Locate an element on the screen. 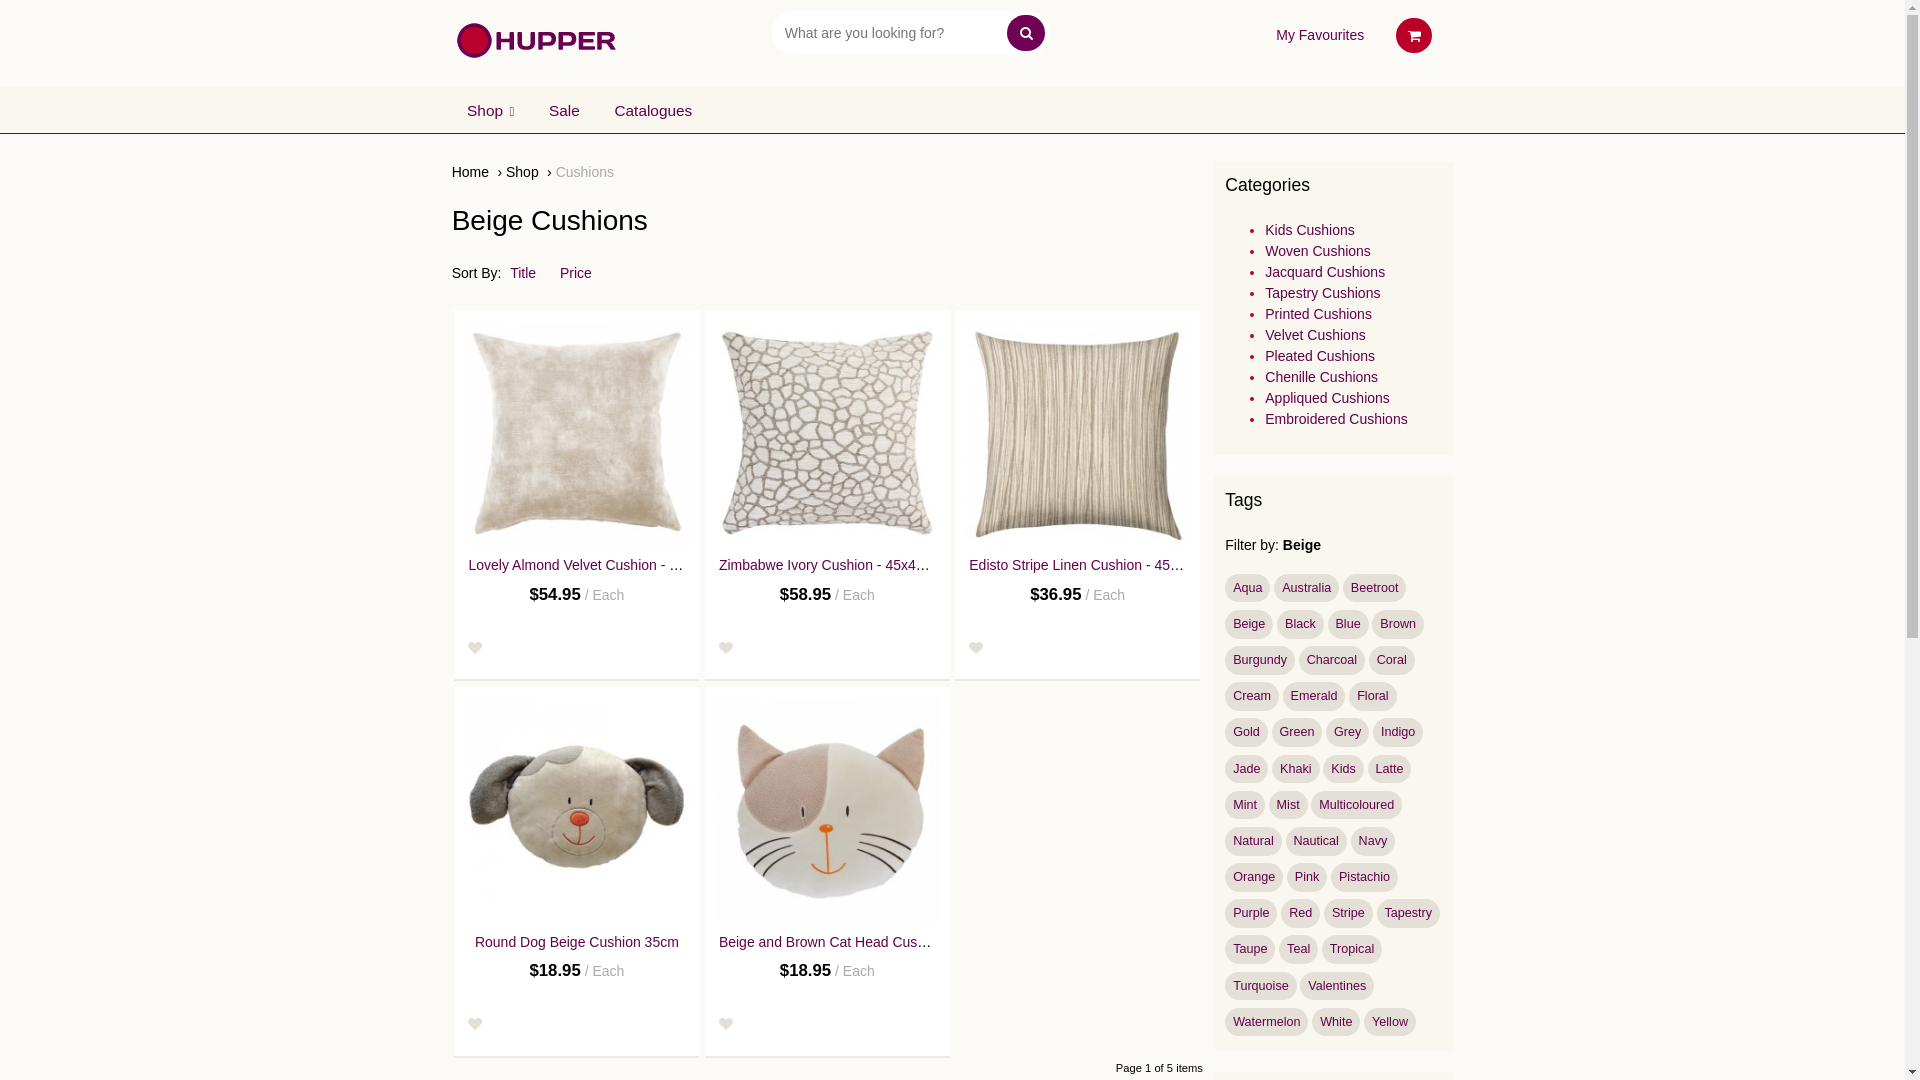 This screenshot has height=1080, width=1920. 'Tapestry' is located at coordinates (1407, 913).